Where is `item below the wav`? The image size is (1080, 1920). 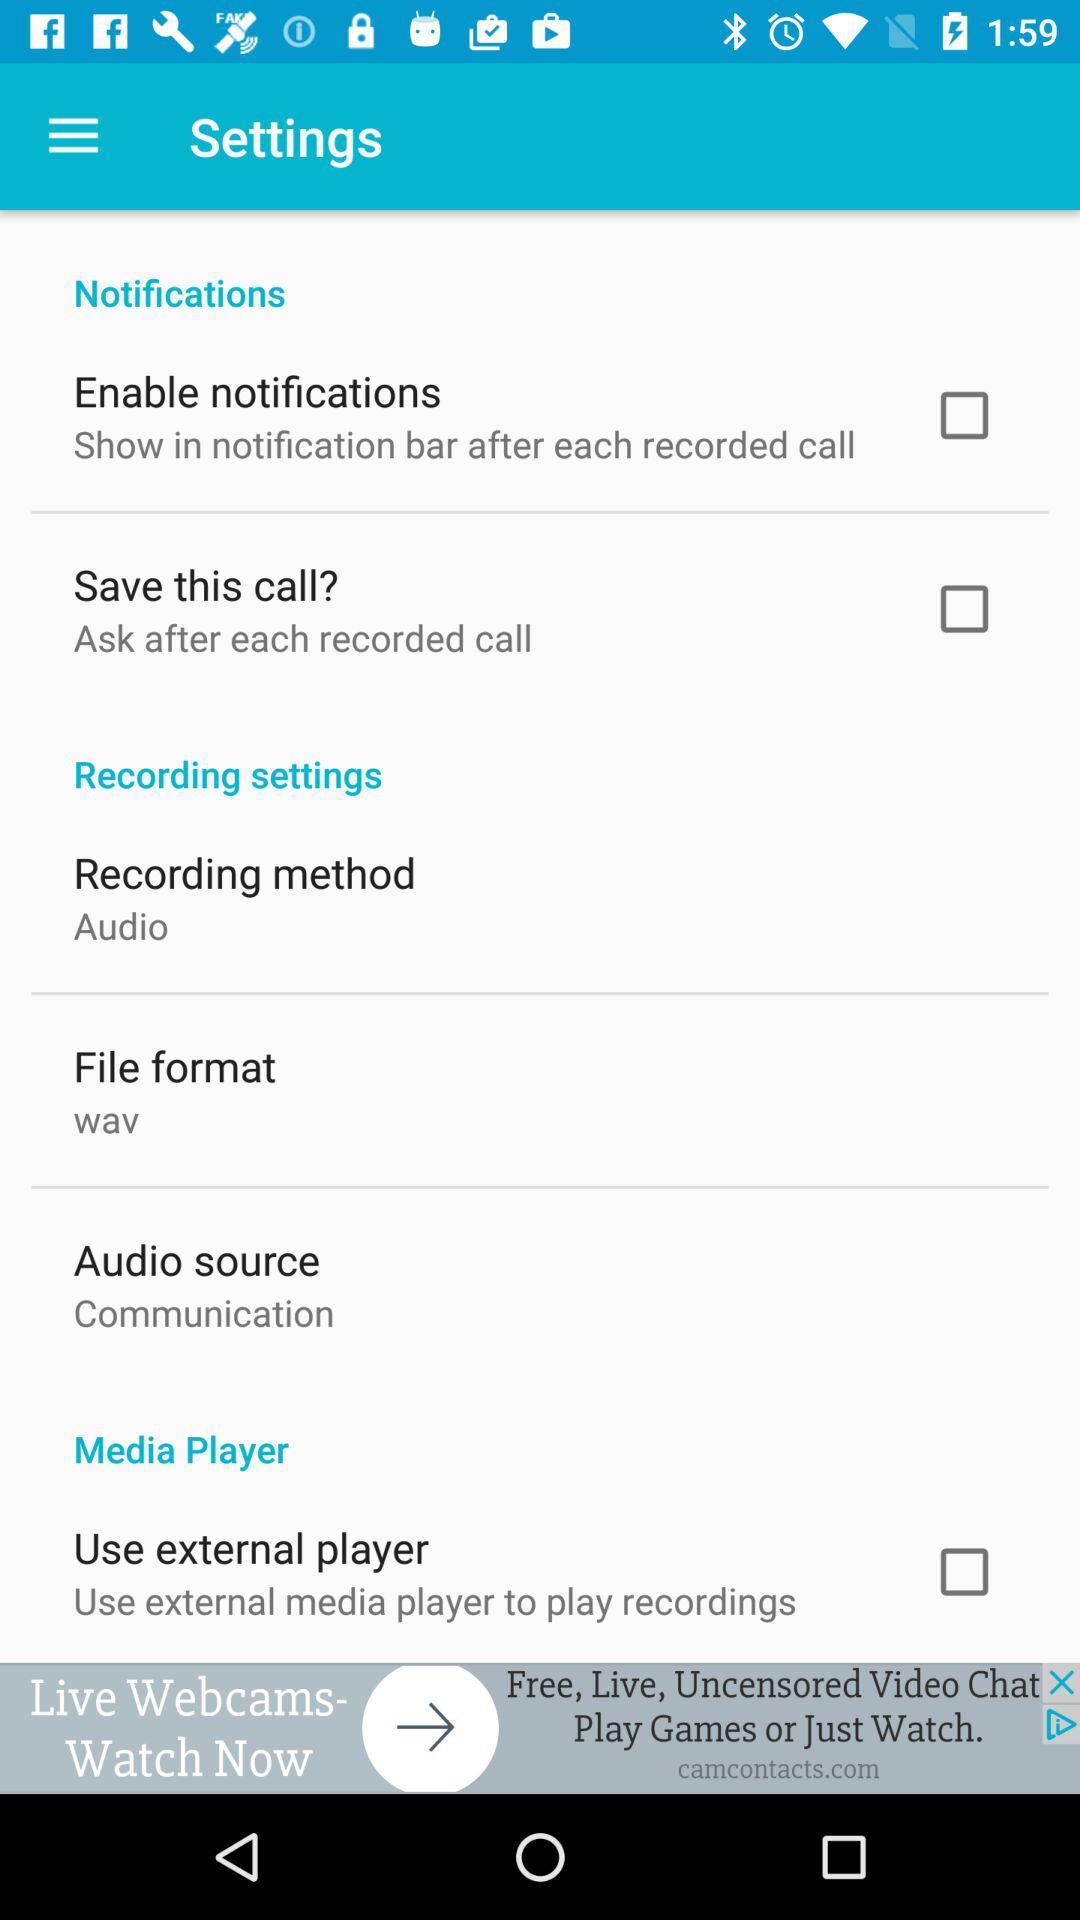 item below the wav is located at coordinates (196, 1253).